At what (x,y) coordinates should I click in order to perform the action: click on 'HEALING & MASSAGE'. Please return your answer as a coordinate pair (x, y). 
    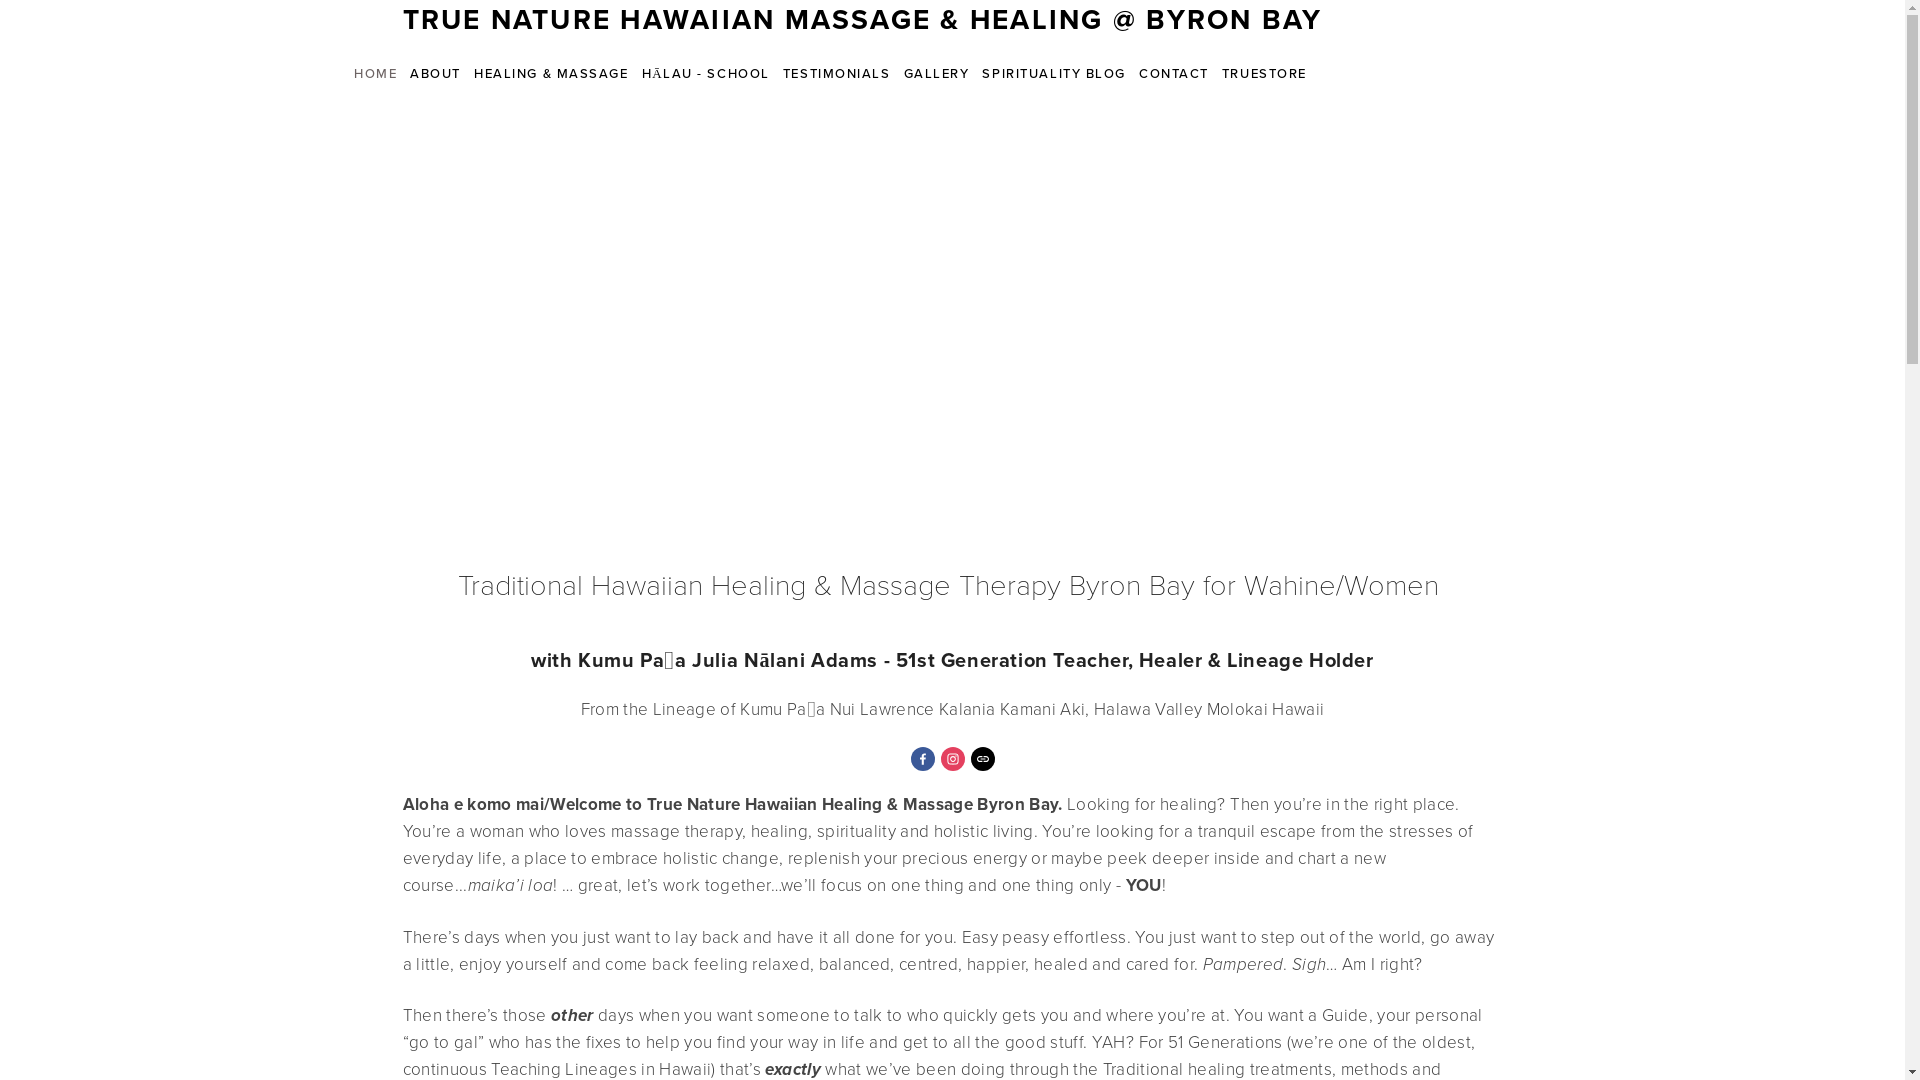
    Looking at the image, I should click on (552, 72).